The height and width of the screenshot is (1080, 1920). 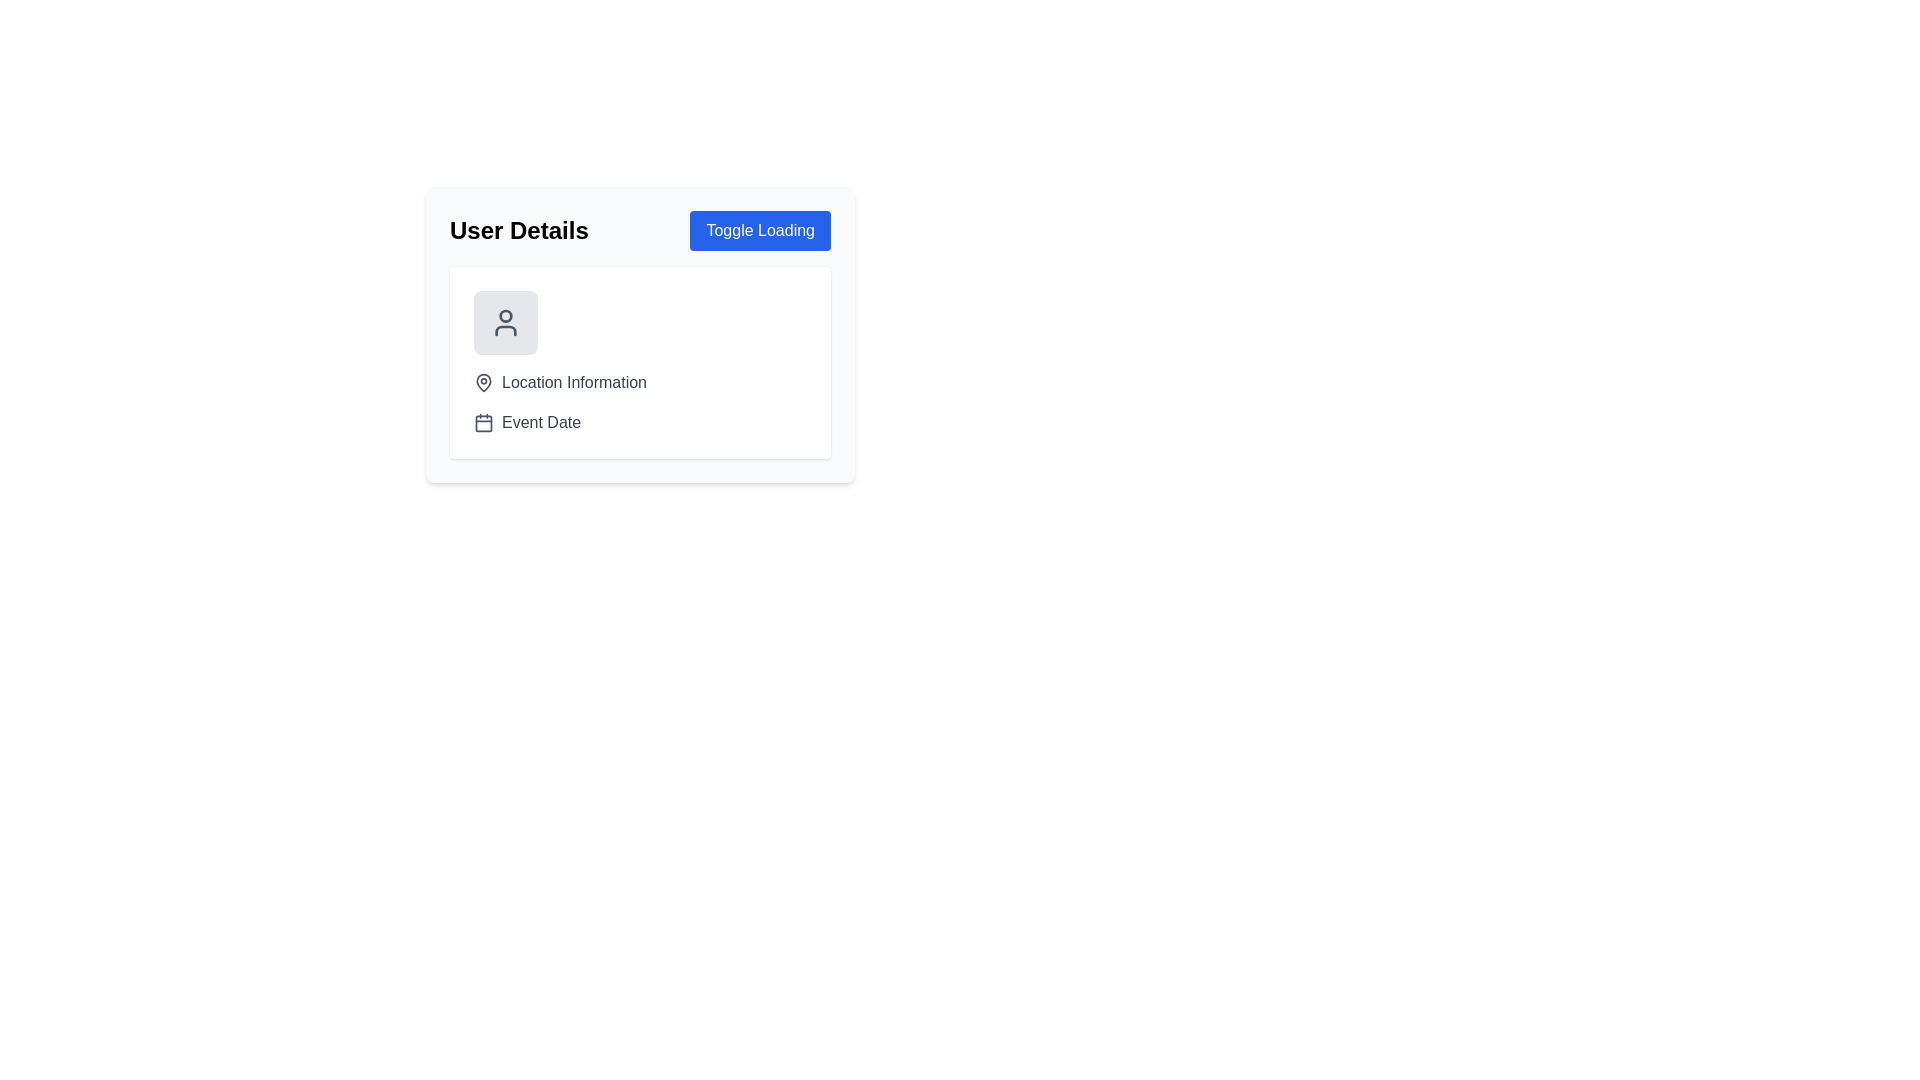 What do you see at coordinates (573, 382) in the screenshot?
I see `the 'Location Information' text label, which is displayed in gray on a white background and is situated next to a pin-shaped icon within the user details card` at bounding box center [573, 382].